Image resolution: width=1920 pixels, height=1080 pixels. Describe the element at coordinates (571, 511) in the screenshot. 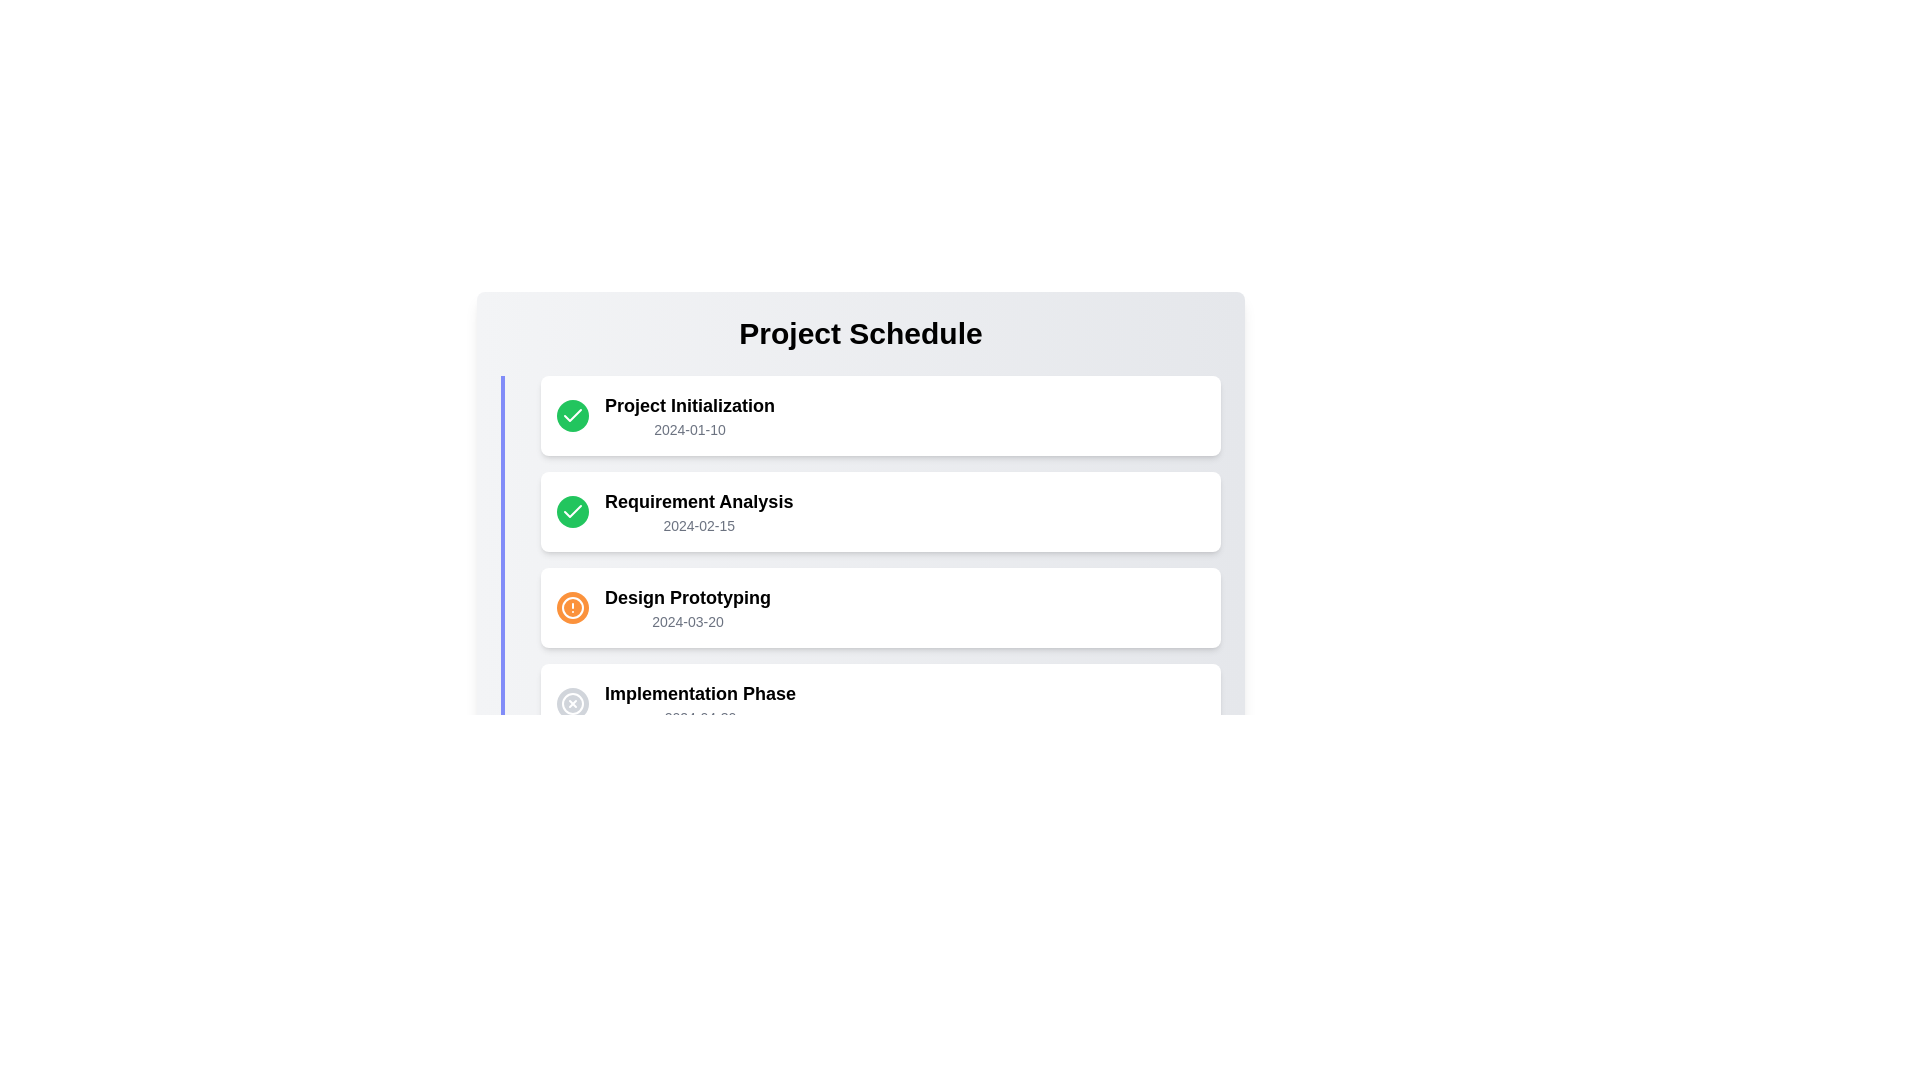

I see `the checkmark icon indicating the completion of the 'Project Initialization' phase located at the top of the vertical list in the 'Project Schedule' section` at that location.